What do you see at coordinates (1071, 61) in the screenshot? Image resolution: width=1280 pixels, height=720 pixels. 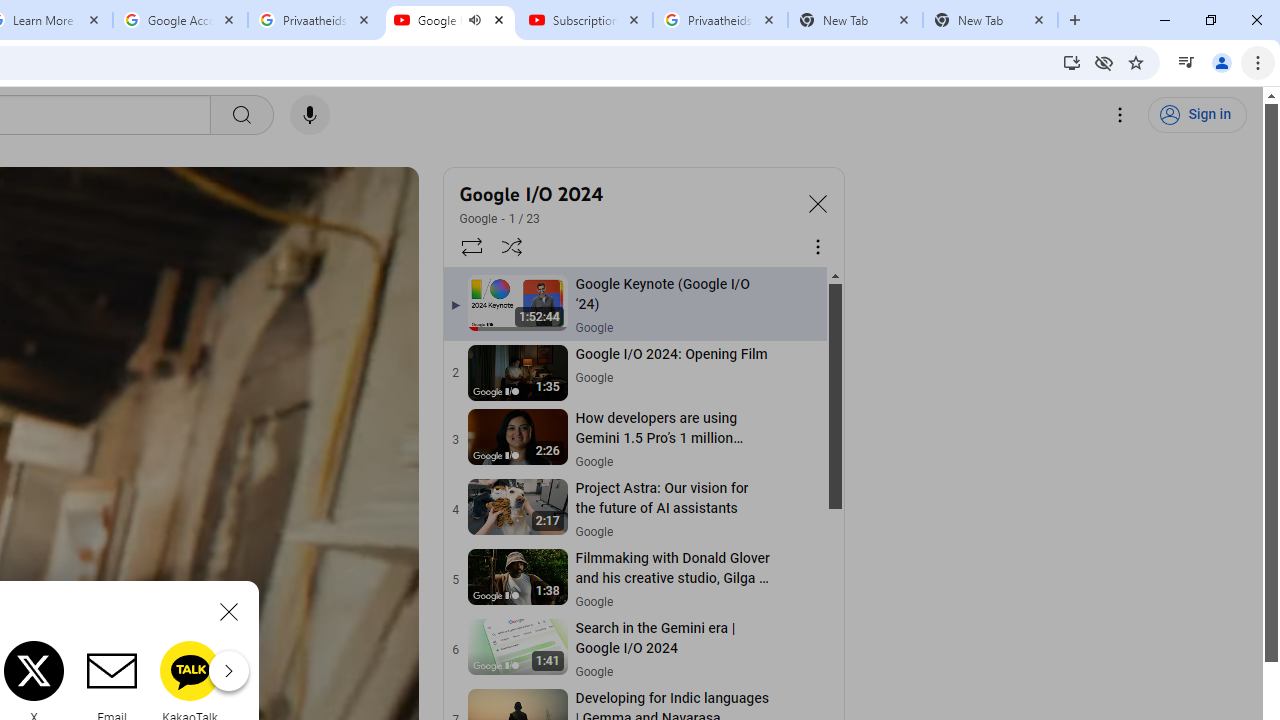 I see `'Install YouTube'` at bounding box center [1071, 61].